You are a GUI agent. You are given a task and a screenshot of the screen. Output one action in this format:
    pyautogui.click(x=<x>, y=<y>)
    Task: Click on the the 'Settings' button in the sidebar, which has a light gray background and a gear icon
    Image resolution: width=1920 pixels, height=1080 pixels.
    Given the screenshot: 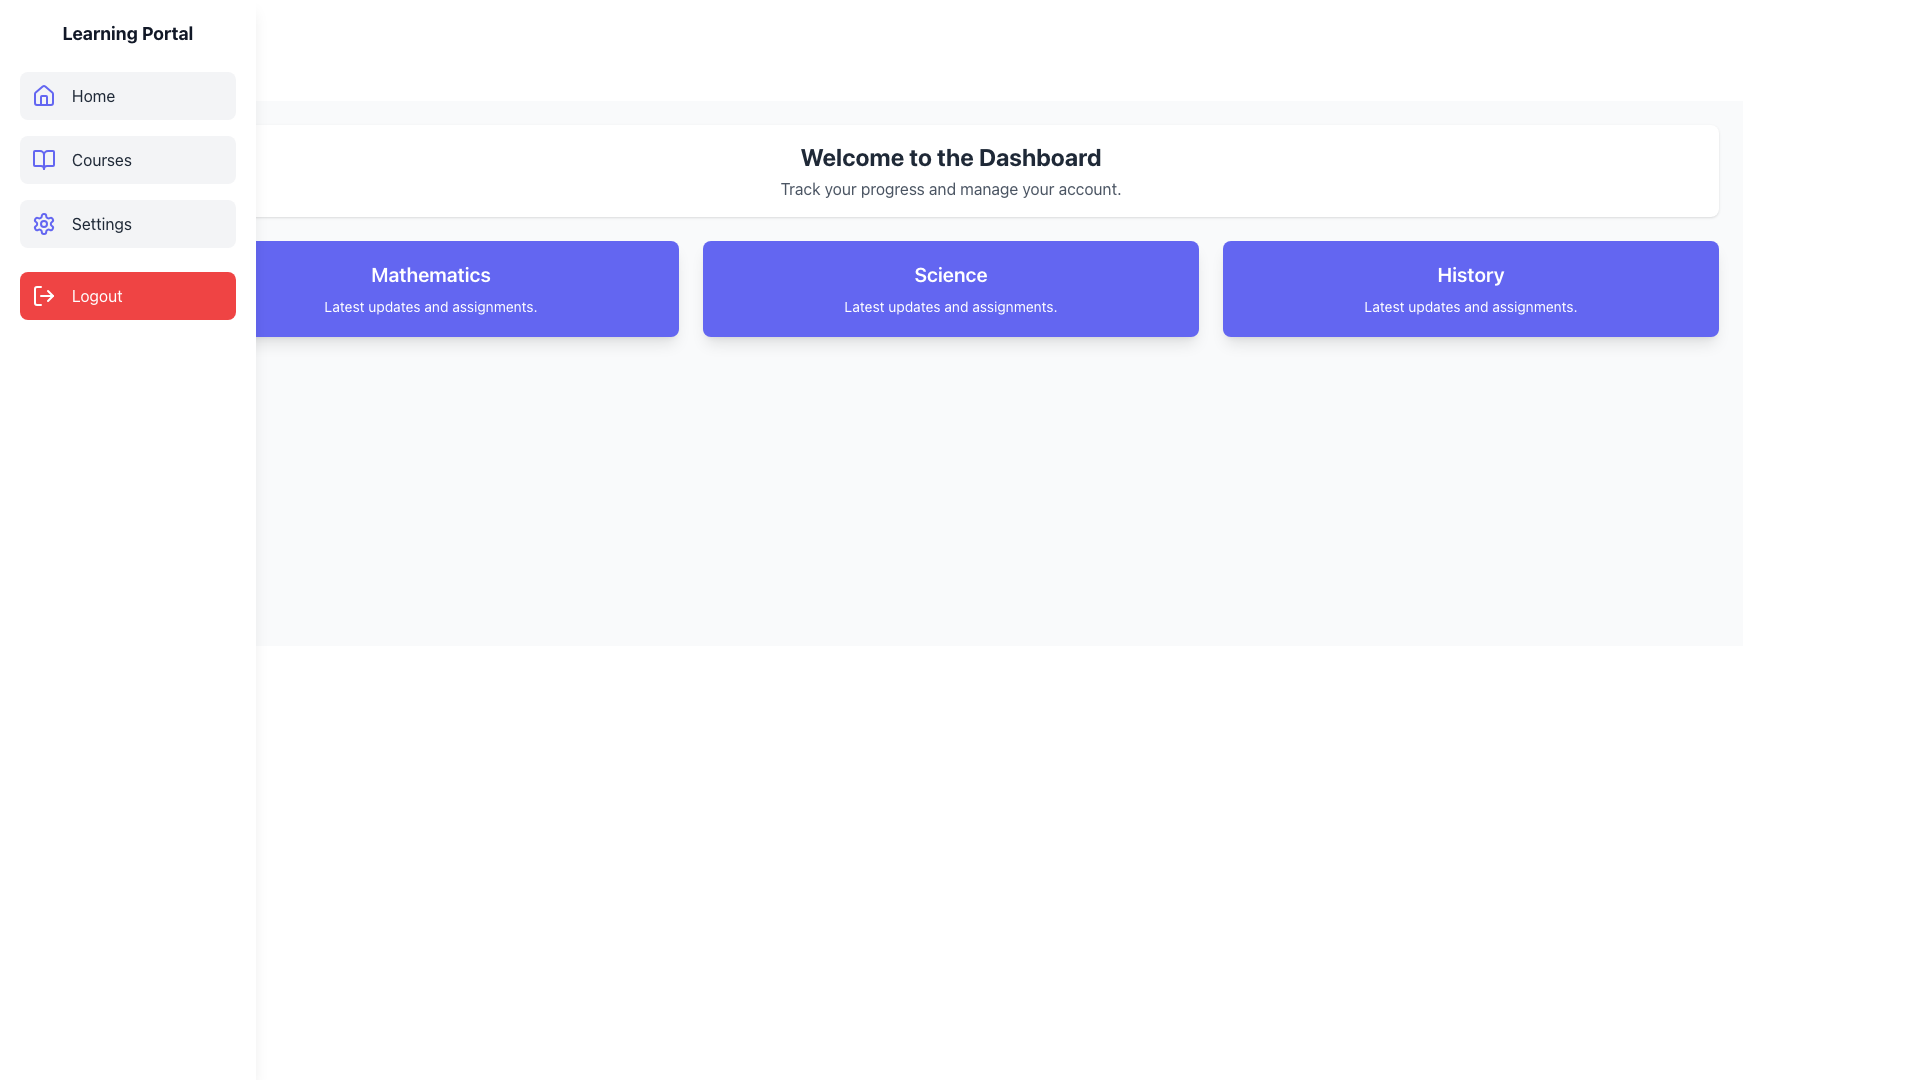 What is the action you would take?
    pyautogui.click(x=127, y=223)
    